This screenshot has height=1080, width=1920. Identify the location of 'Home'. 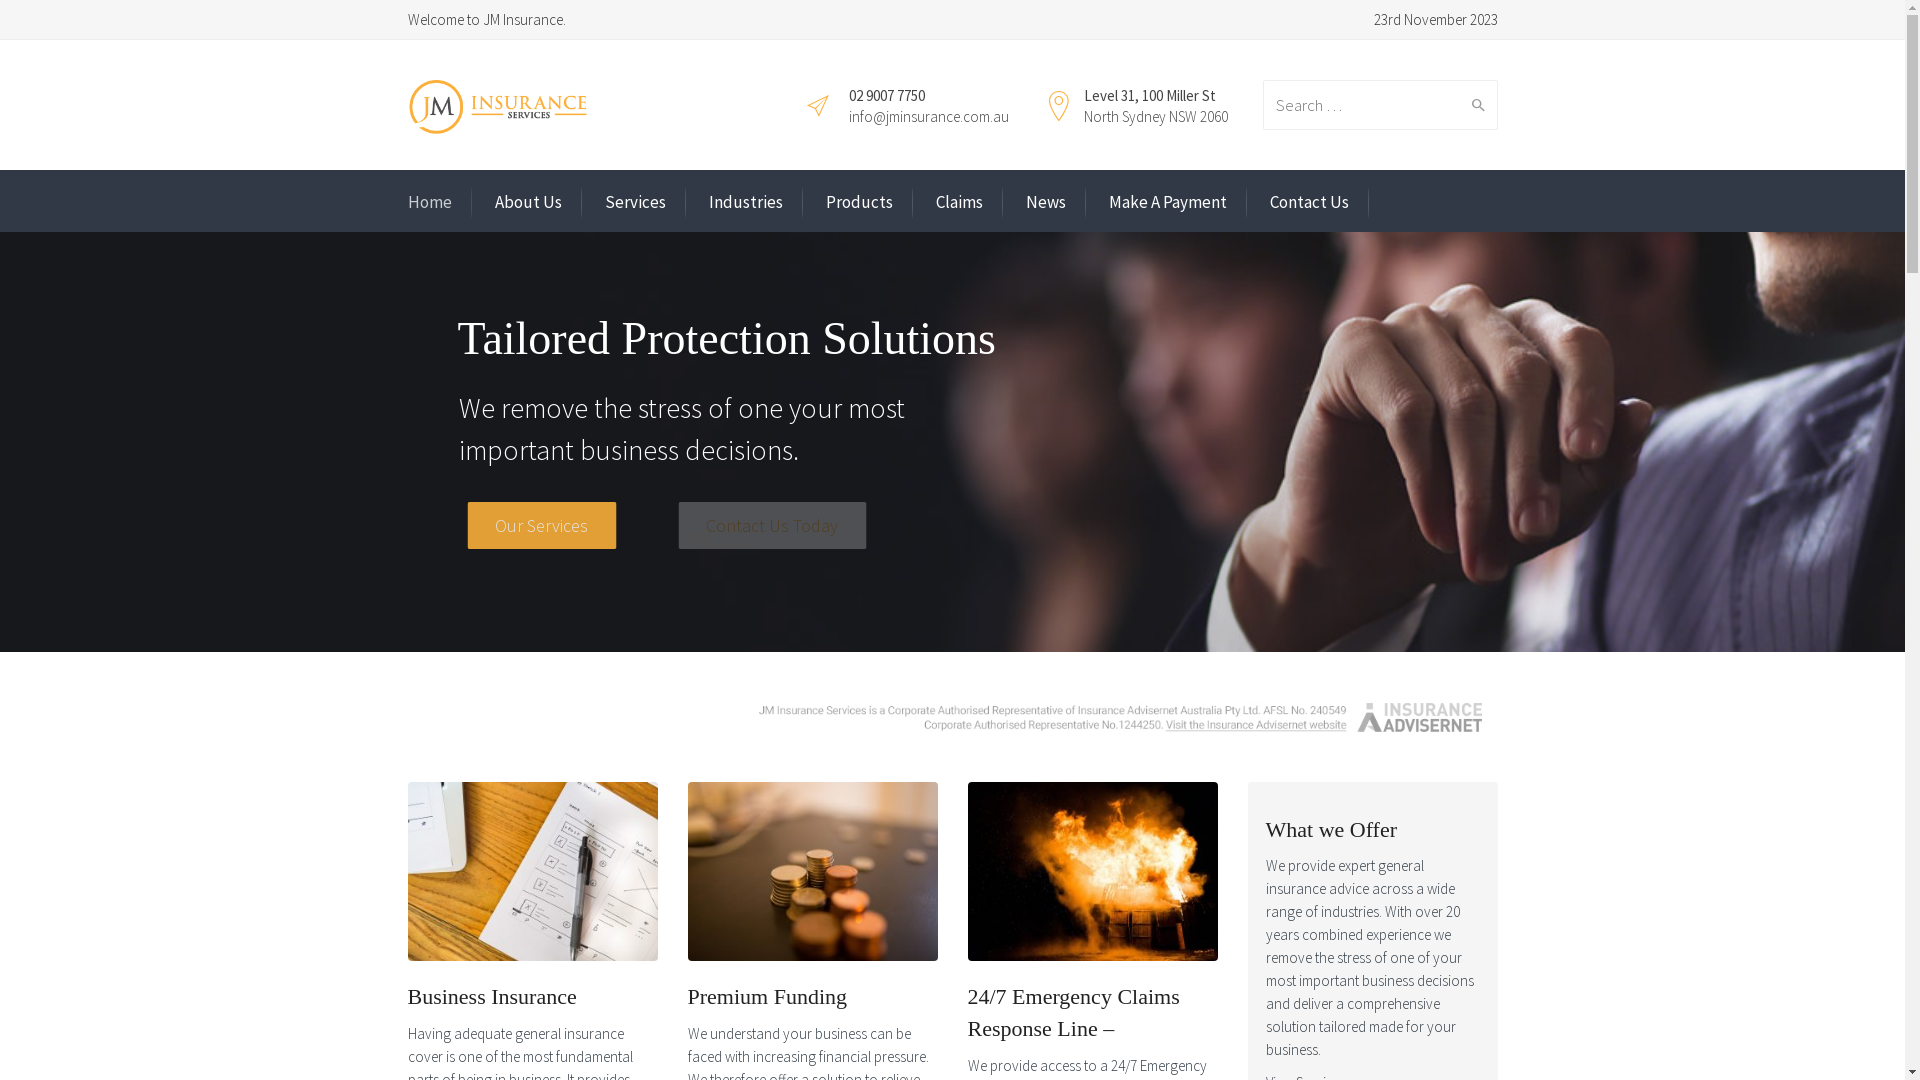
(429, 202).